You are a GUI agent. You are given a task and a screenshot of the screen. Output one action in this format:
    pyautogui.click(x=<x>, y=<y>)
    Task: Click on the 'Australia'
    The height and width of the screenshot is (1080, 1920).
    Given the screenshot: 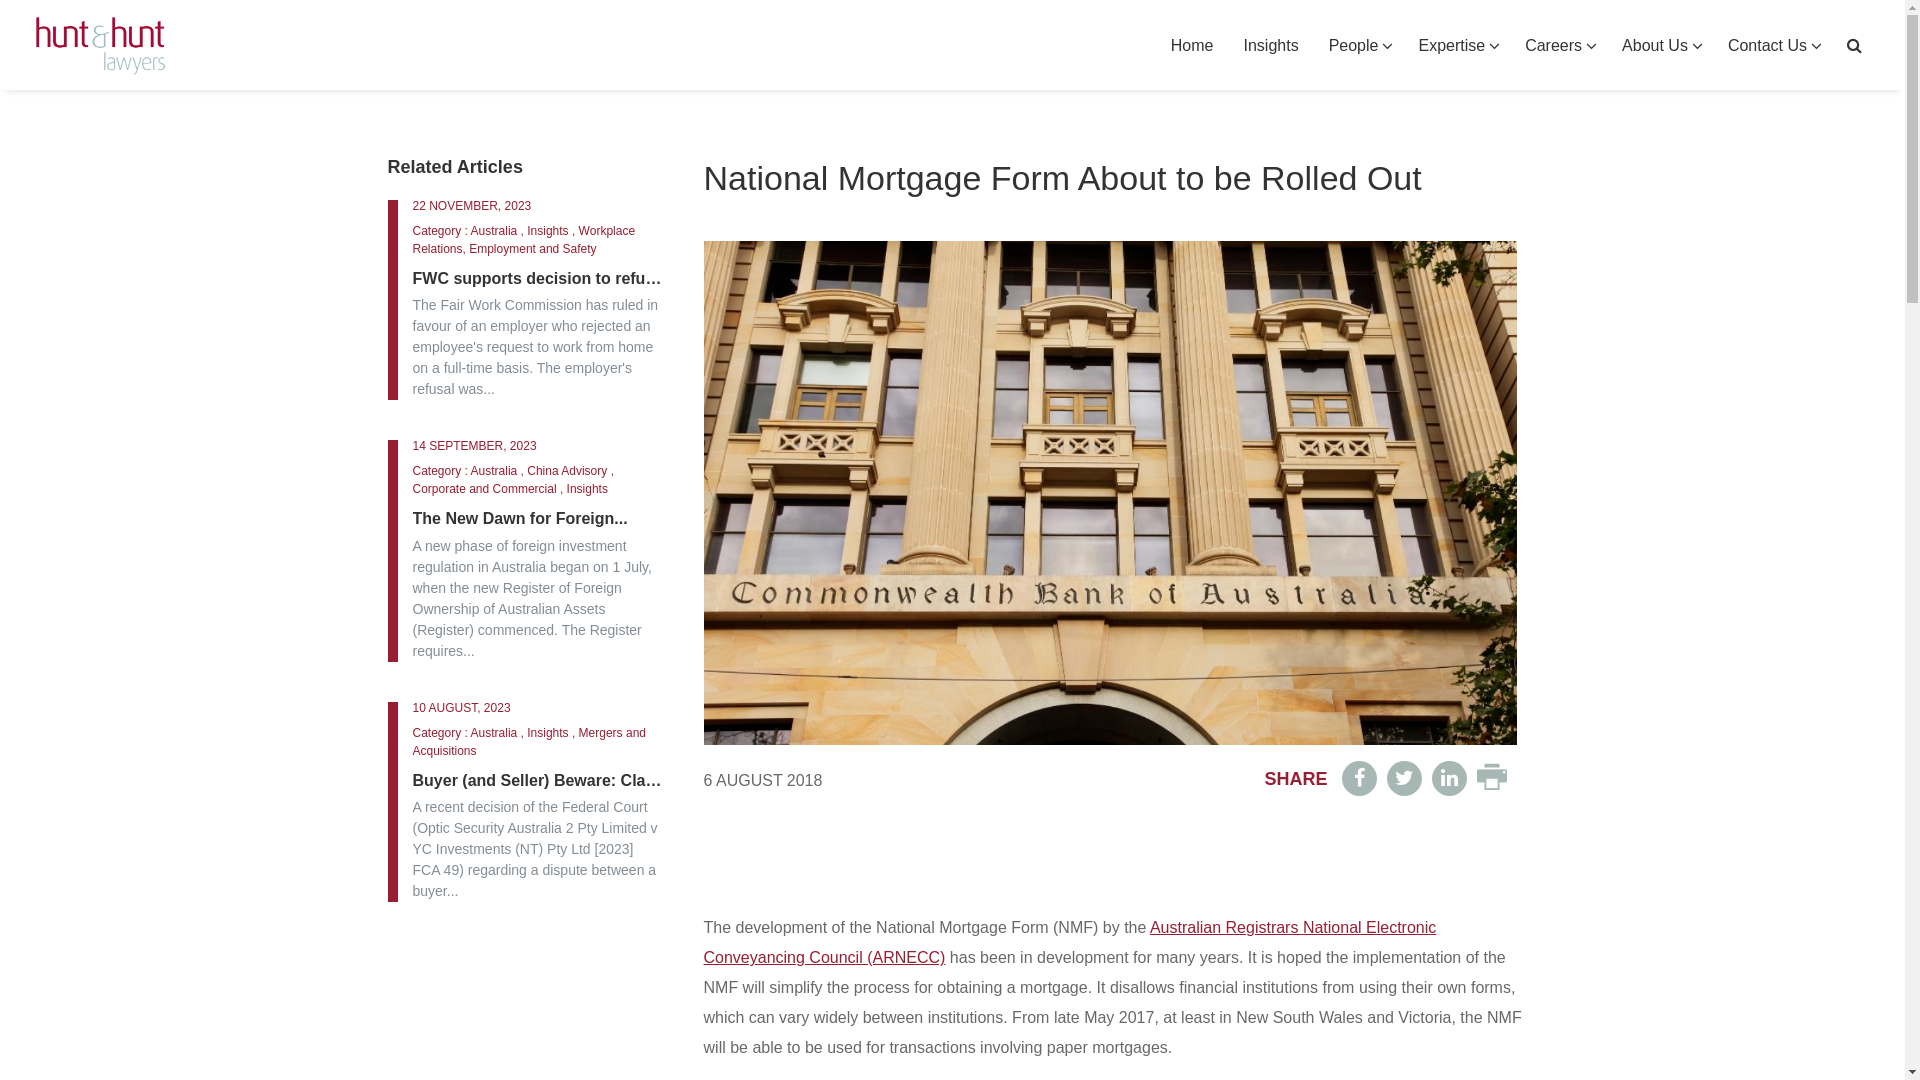 What is the action you would take?
    pyautogui.click(x=494, y=230)
    